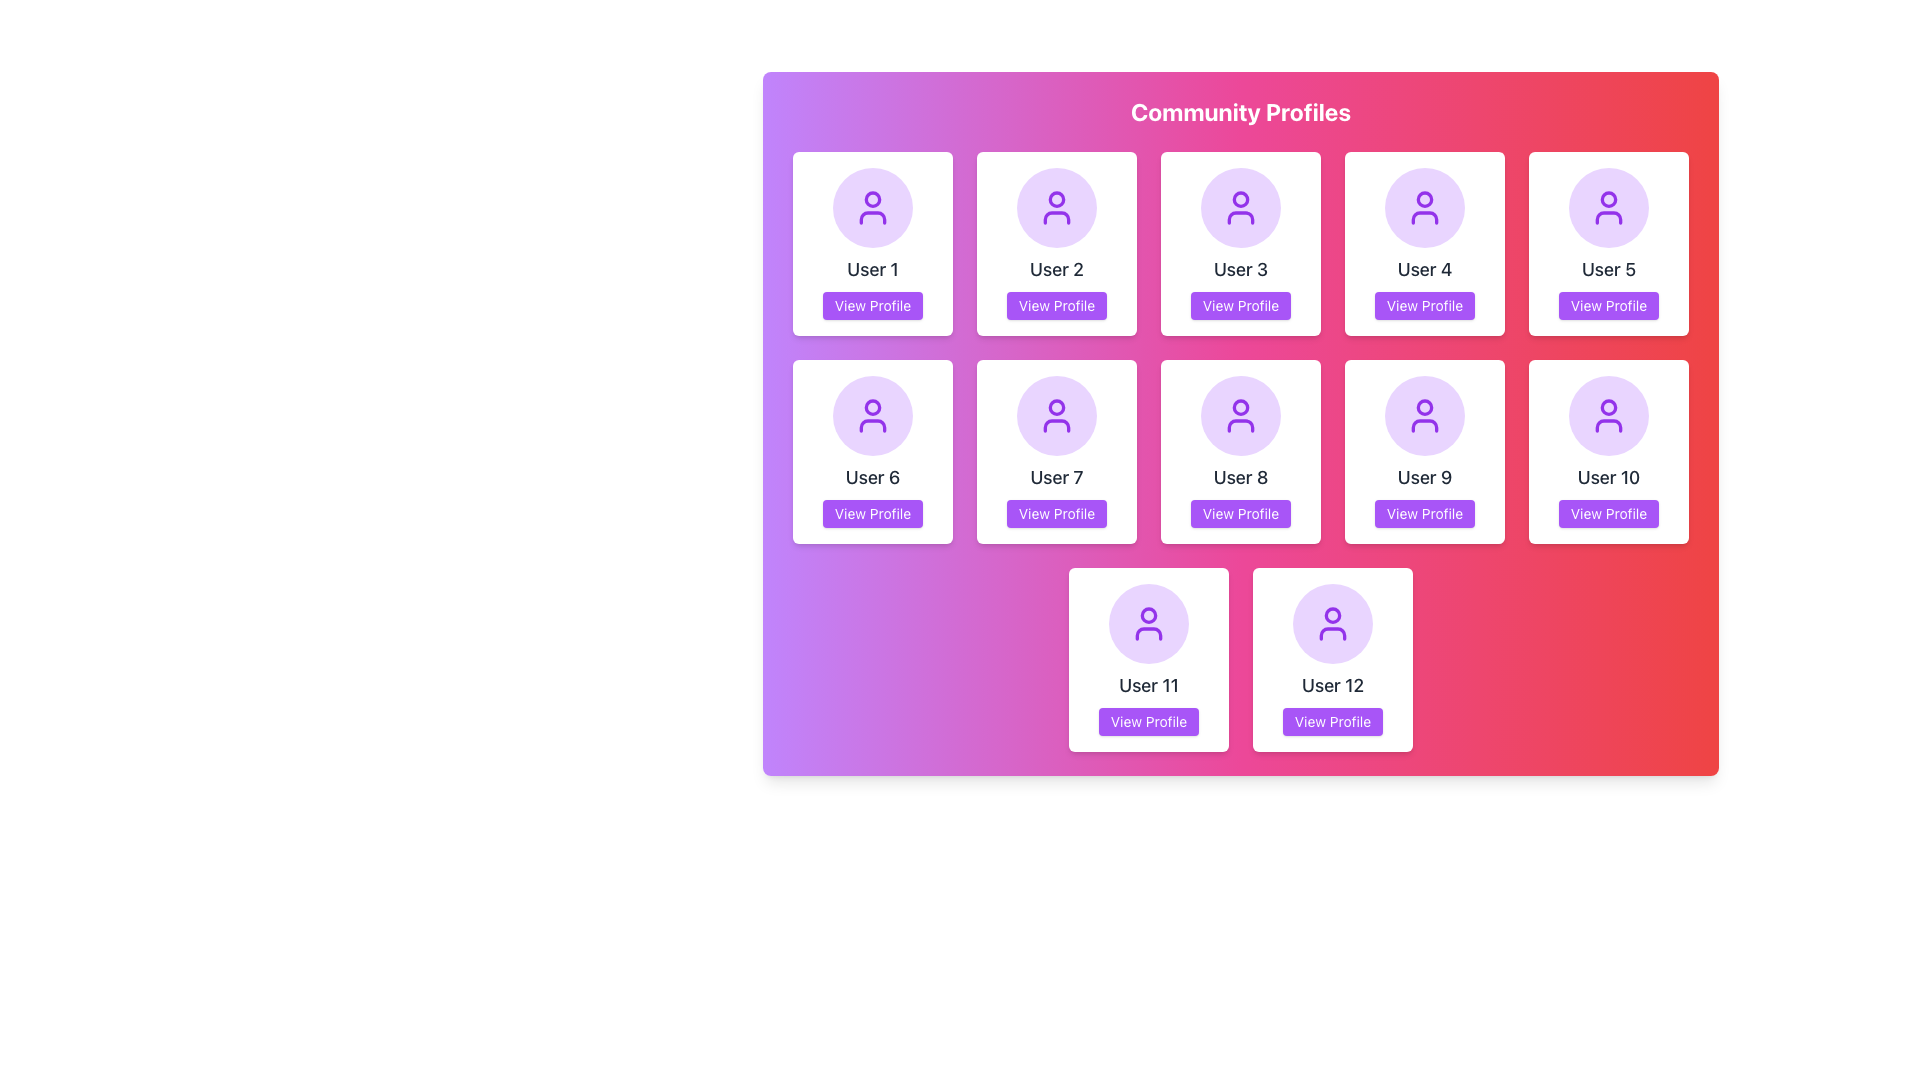 This screenshot has height=1080, width=1920. I want to click on the User Icon Graphic, which is a bold purple outlined circular avatar representing 'User 7', located in the center row, second from the left, so click(1055, 415).